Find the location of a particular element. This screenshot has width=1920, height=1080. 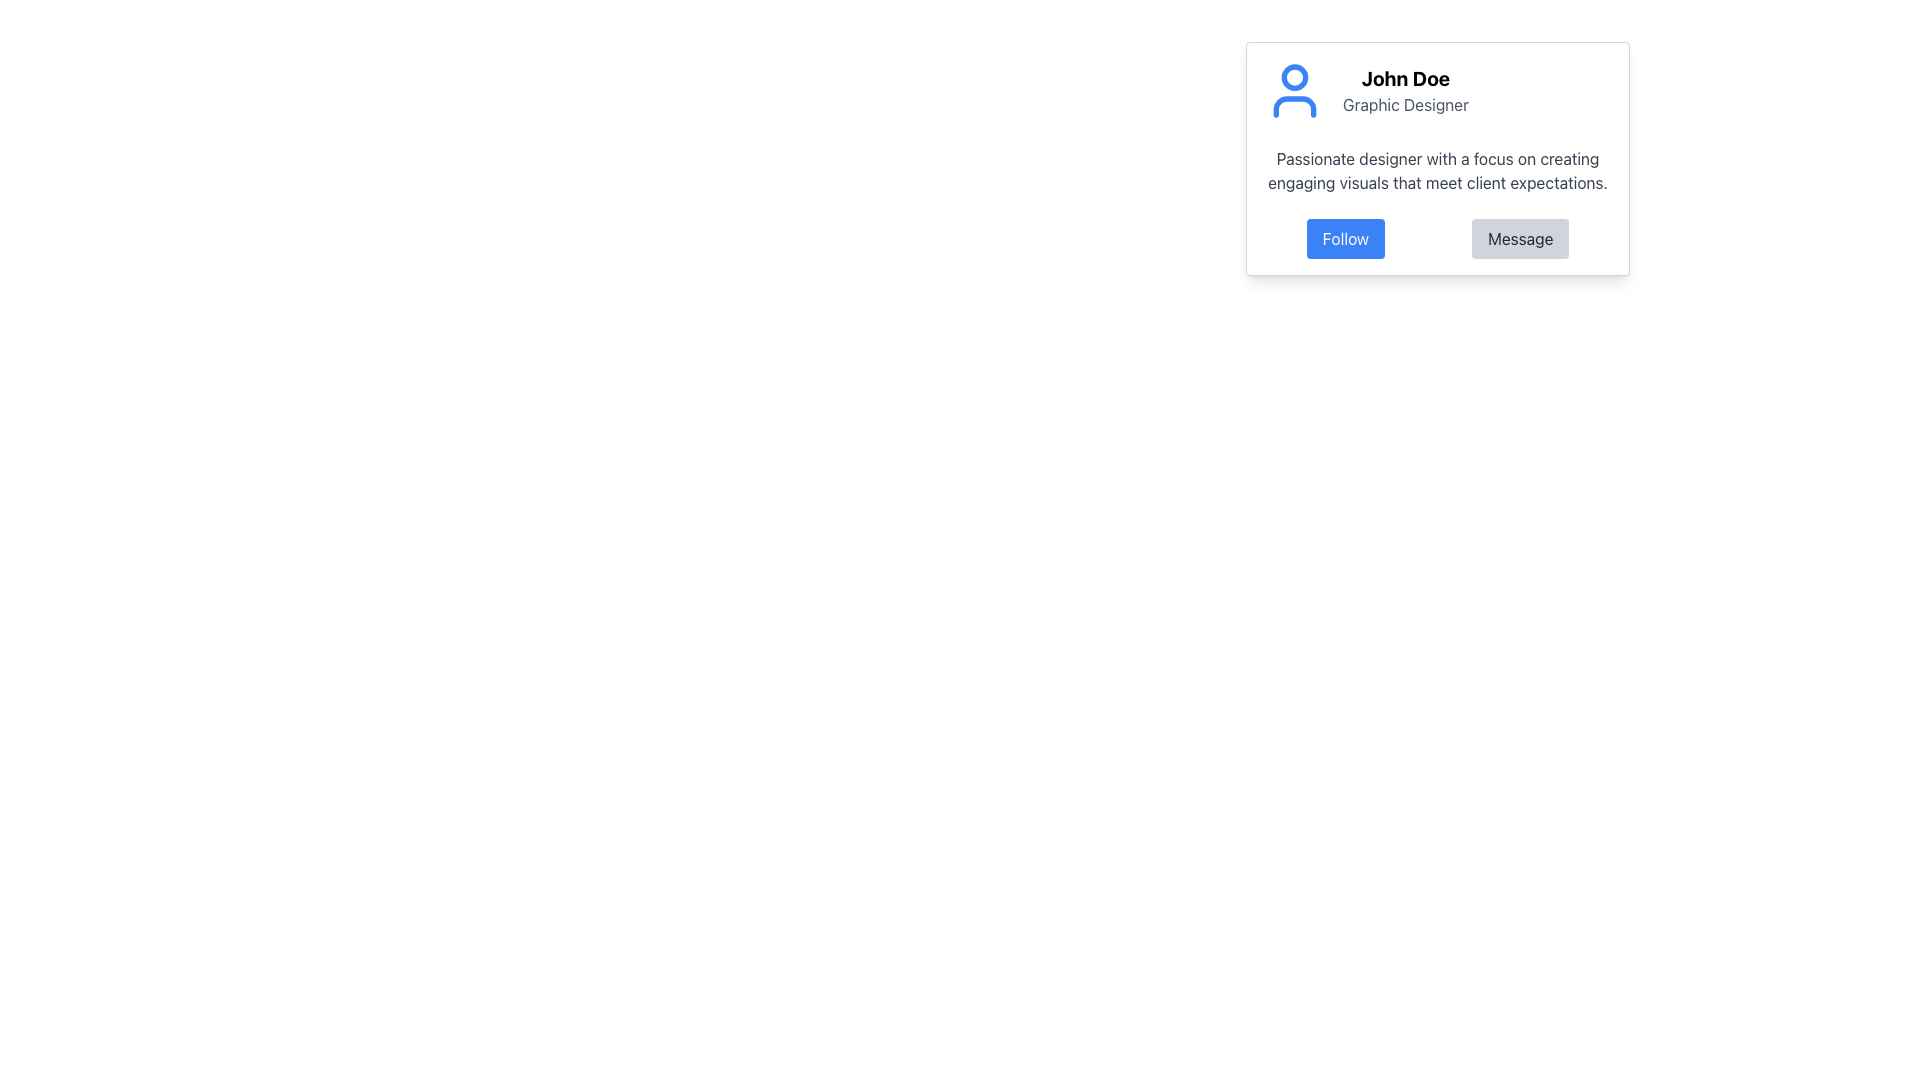

the Text label that describes the role or professional title of the user, located immediately below 'John Doe' in the user profile card is located at coordinates (1405, 104).